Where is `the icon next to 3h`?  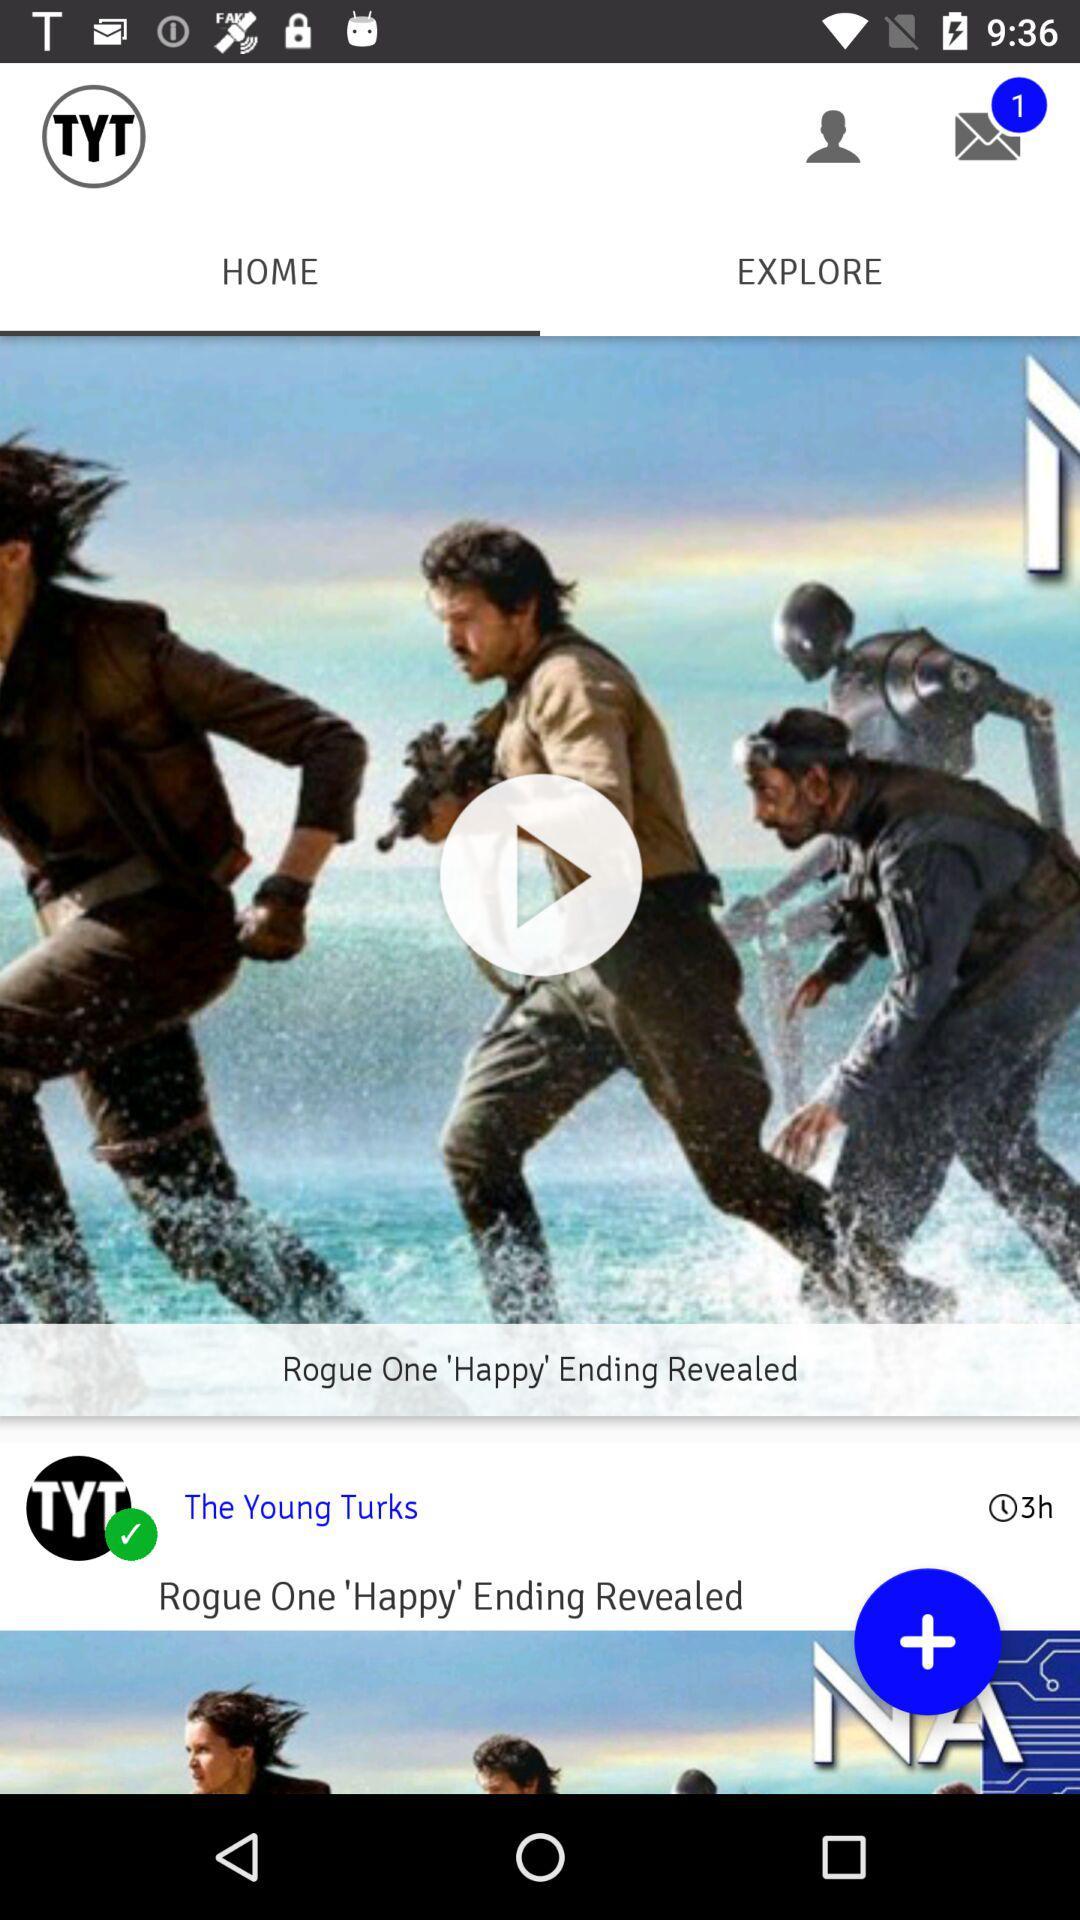
the icon next to 3h is located at coordinates (573, 1507).